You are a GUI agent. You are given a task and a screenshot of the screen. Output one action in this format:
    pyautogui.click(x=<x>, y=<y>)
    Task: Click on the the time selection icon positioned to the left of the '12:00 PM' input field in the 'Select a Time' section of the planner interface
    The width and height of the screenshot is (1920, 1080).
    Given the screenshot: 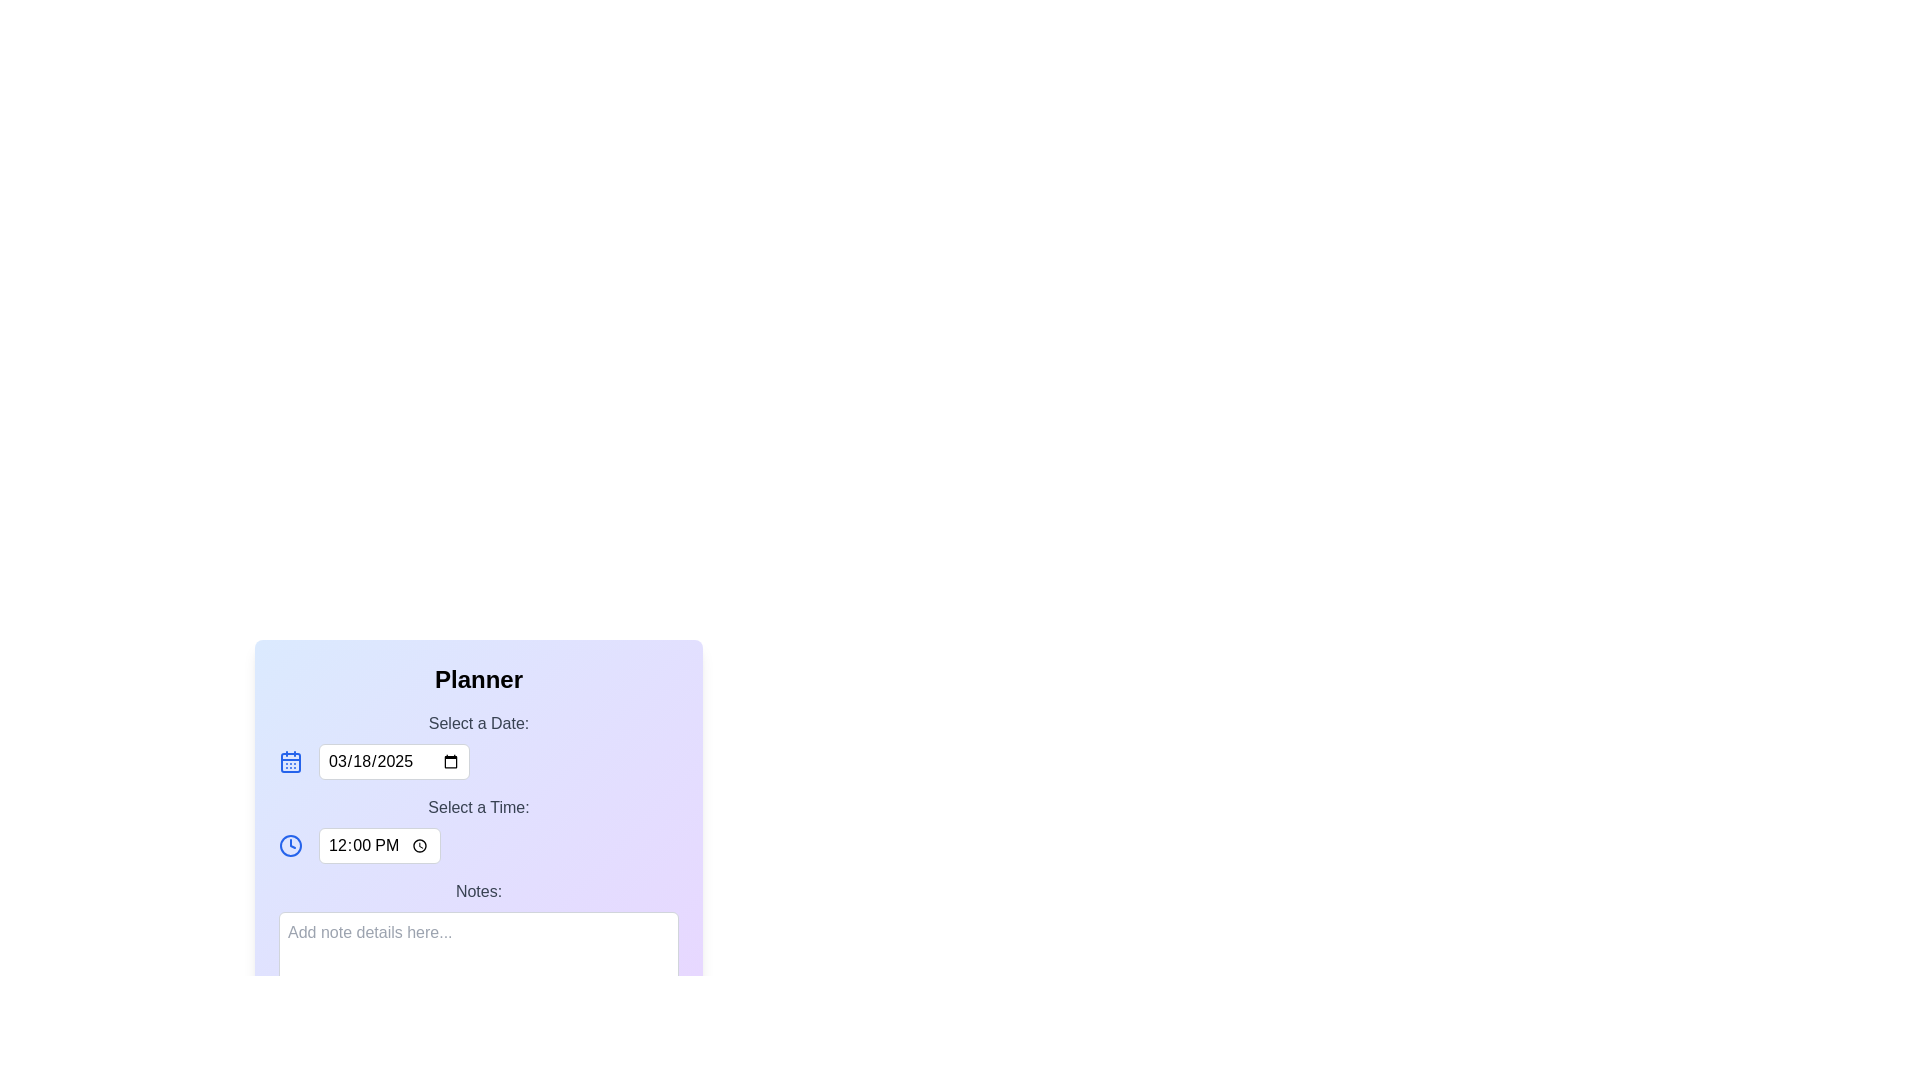 What is the action you would take?
    pyautogui.click(x=290, y=845)
    